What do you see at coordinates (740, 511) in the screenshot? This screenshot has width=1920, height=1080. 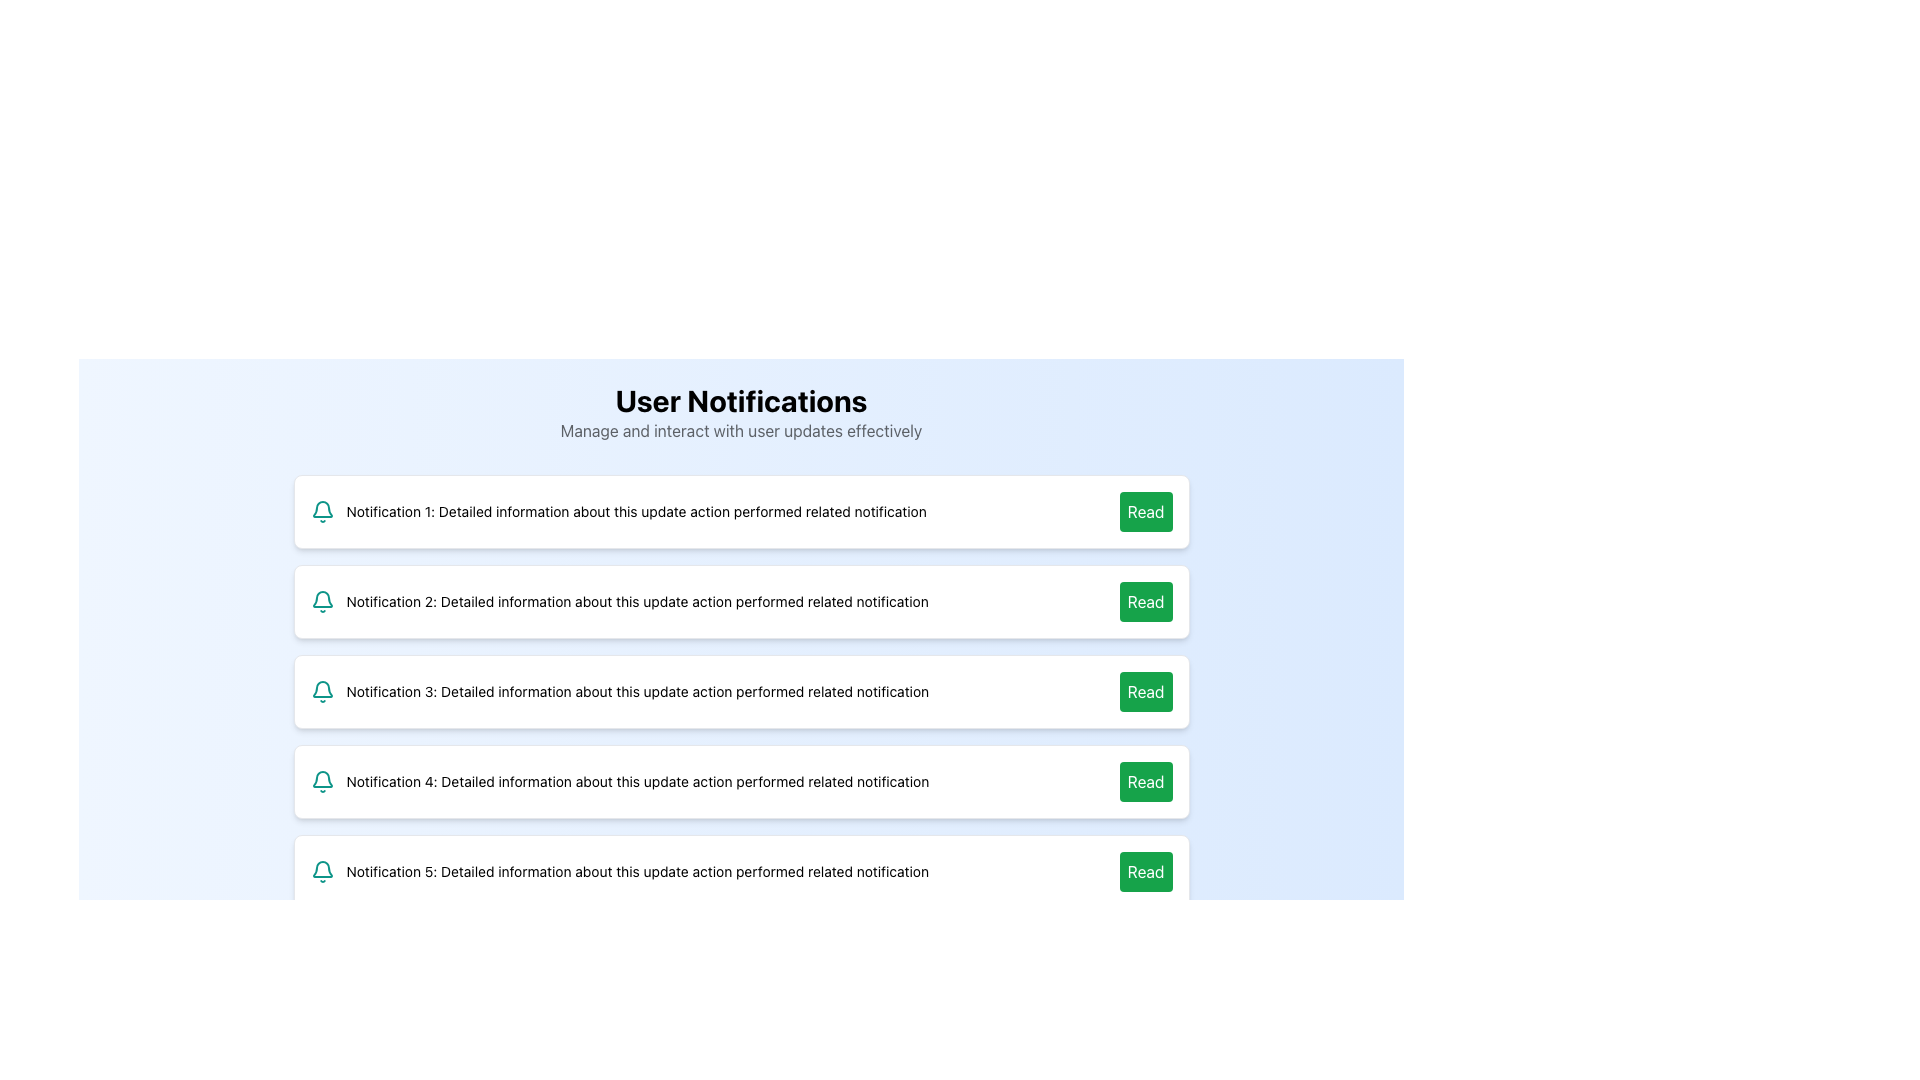 I see `the first List Item with Icon and Button in the User Notifications section by moving the cursor to its center point` at bounding box center [740, 511].